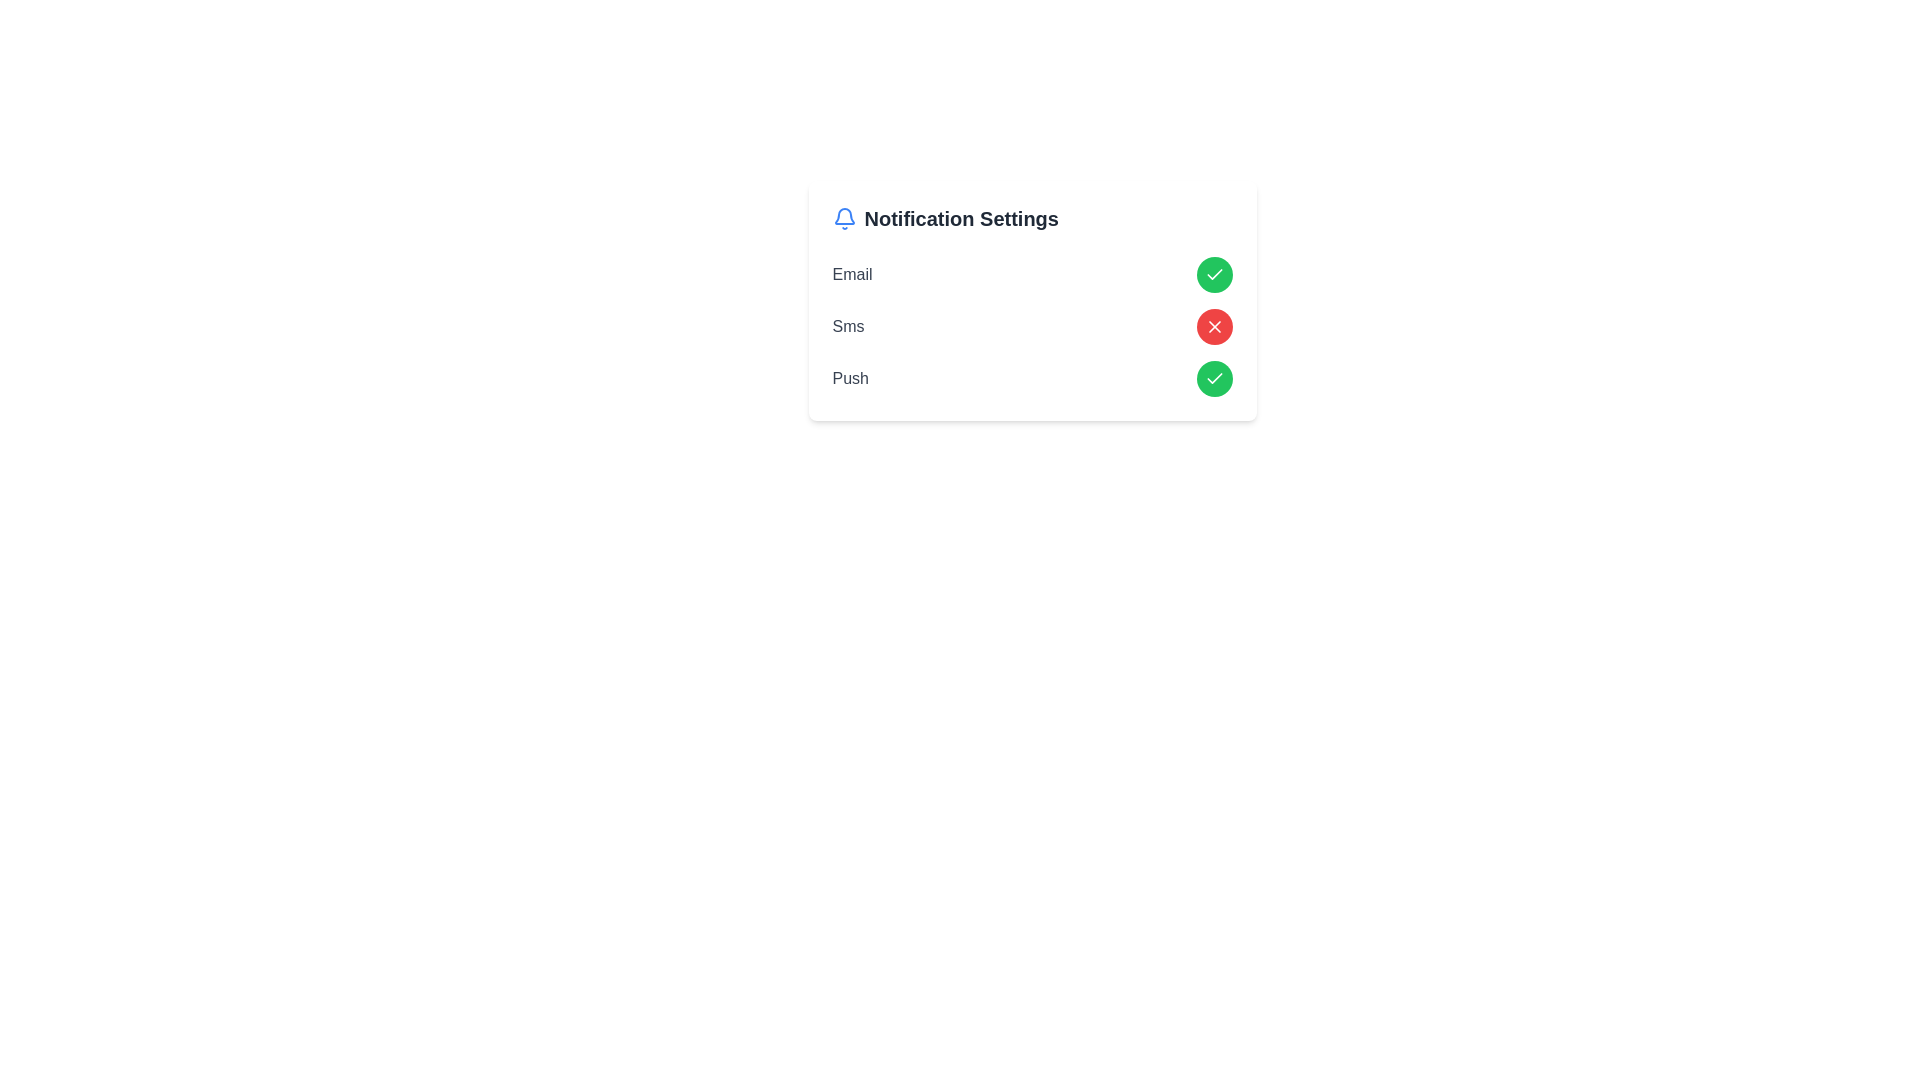  What do you see at coordinates (1032, 326) in the screenshot?
I see `the 'SMS' row item` at bounding box center [1032, 326].